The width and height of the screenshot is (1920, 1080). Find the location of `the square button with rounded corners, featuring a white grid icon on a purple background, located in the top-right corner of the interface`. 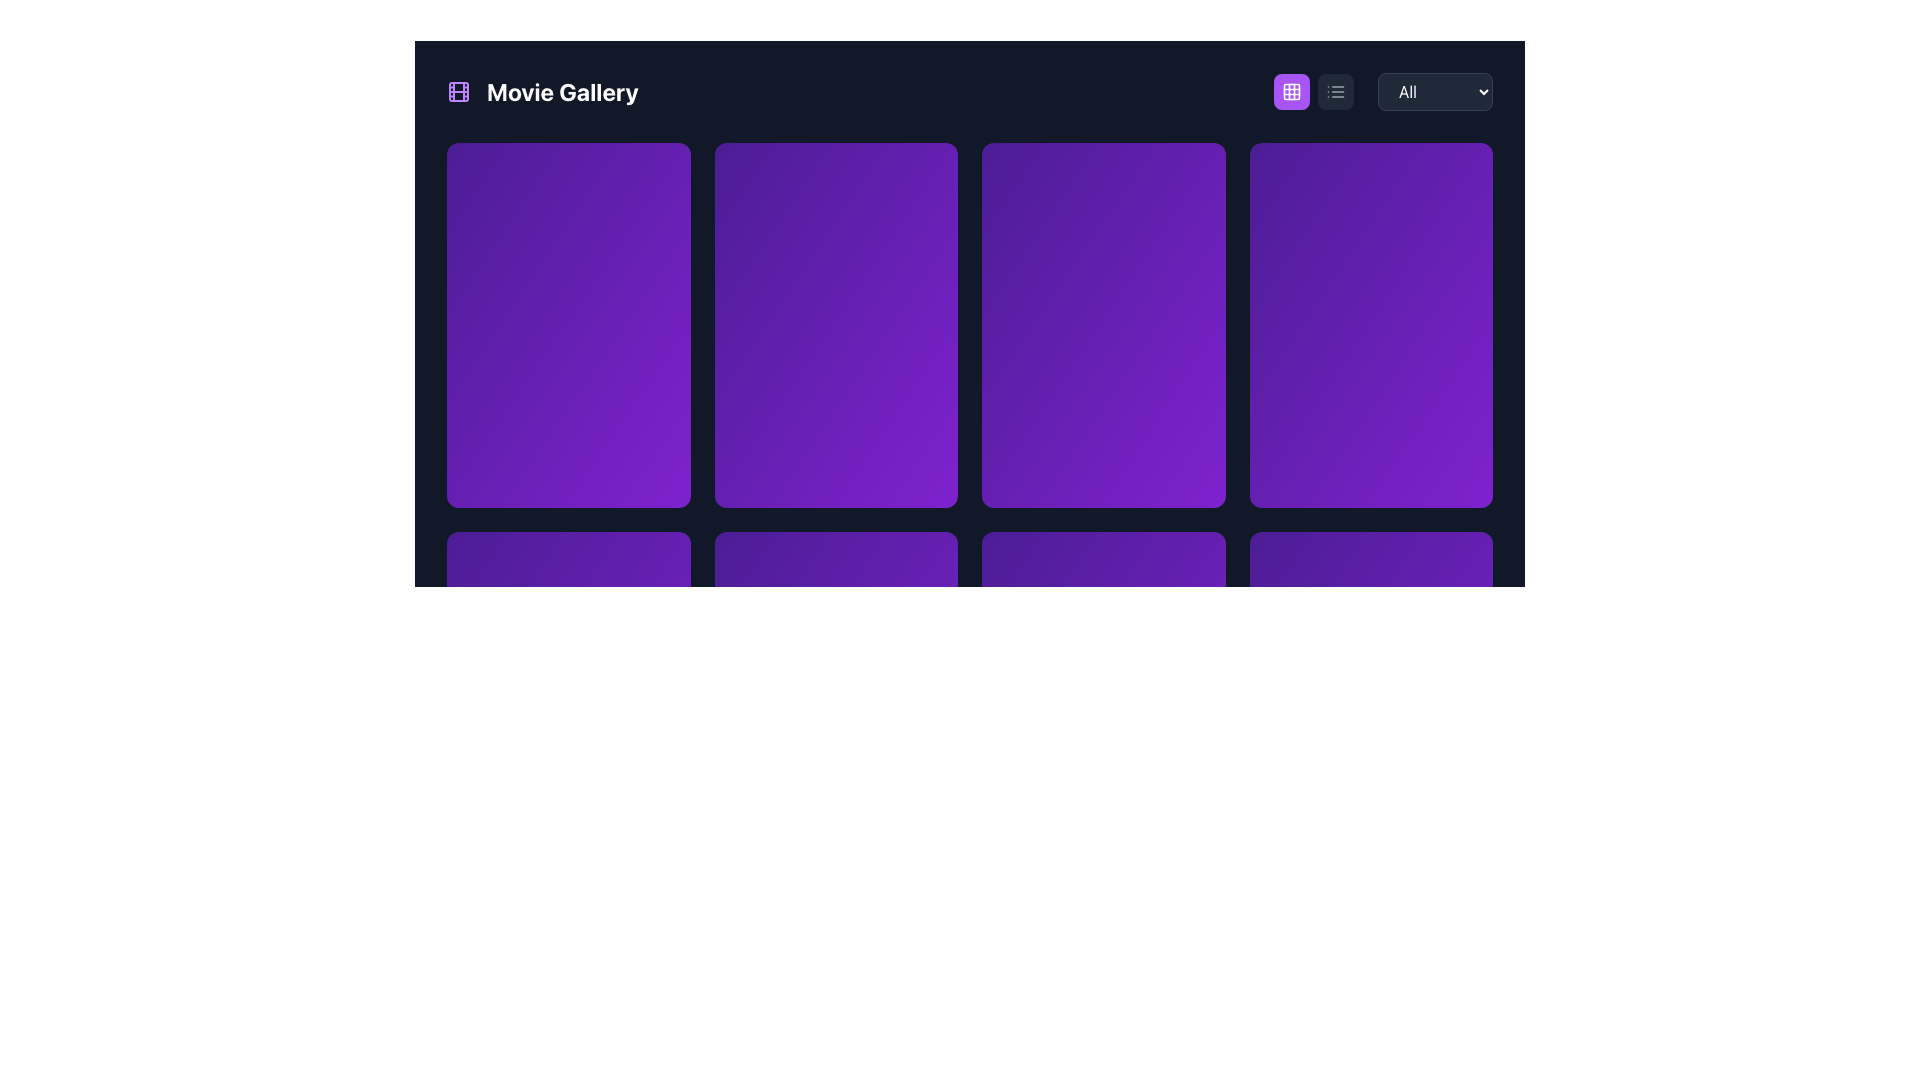

the square button with rounded corners, featuring a white grid icon on a purple background, located in the top-right corner of the interface is located at coordinates (1291, 92).